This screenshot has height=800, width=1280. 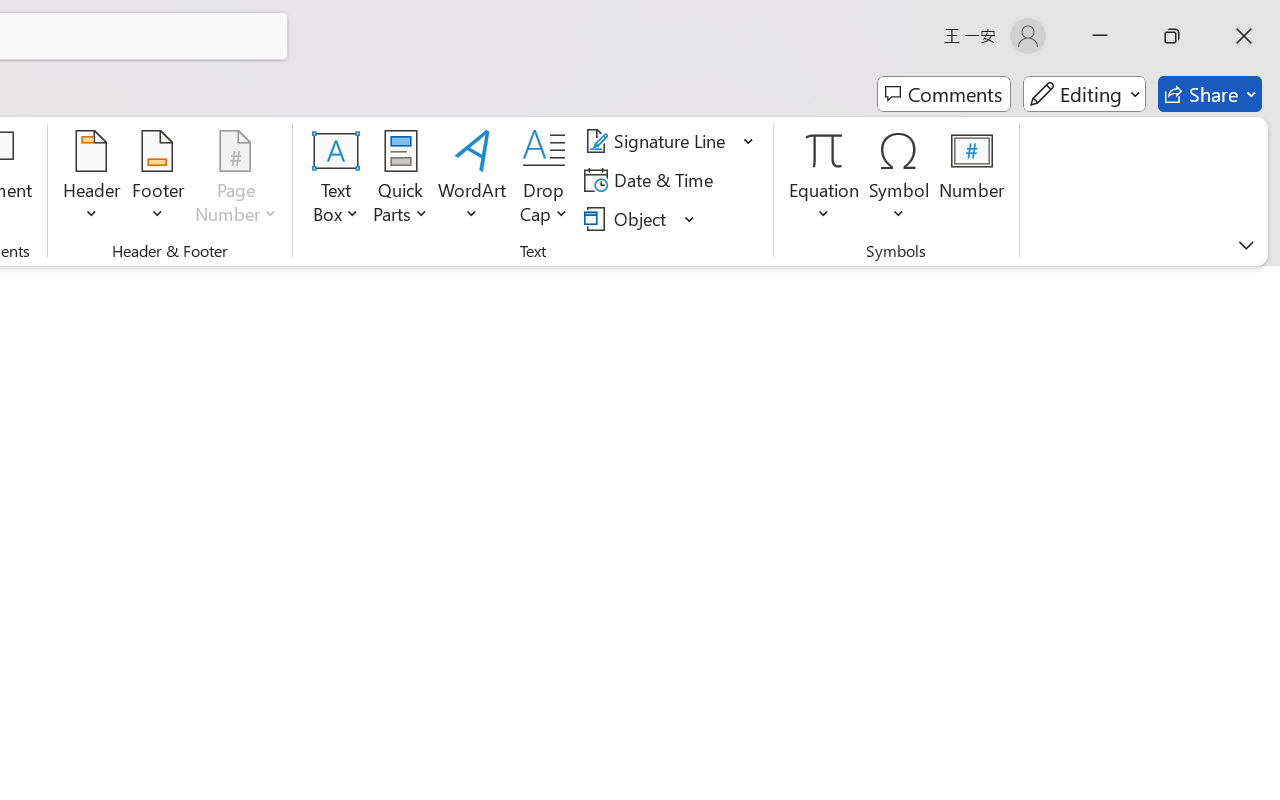 What do you see at coordinates (236, 179) in the screenshot?
I see `'Page Number'` at bounding box center [236, 179].